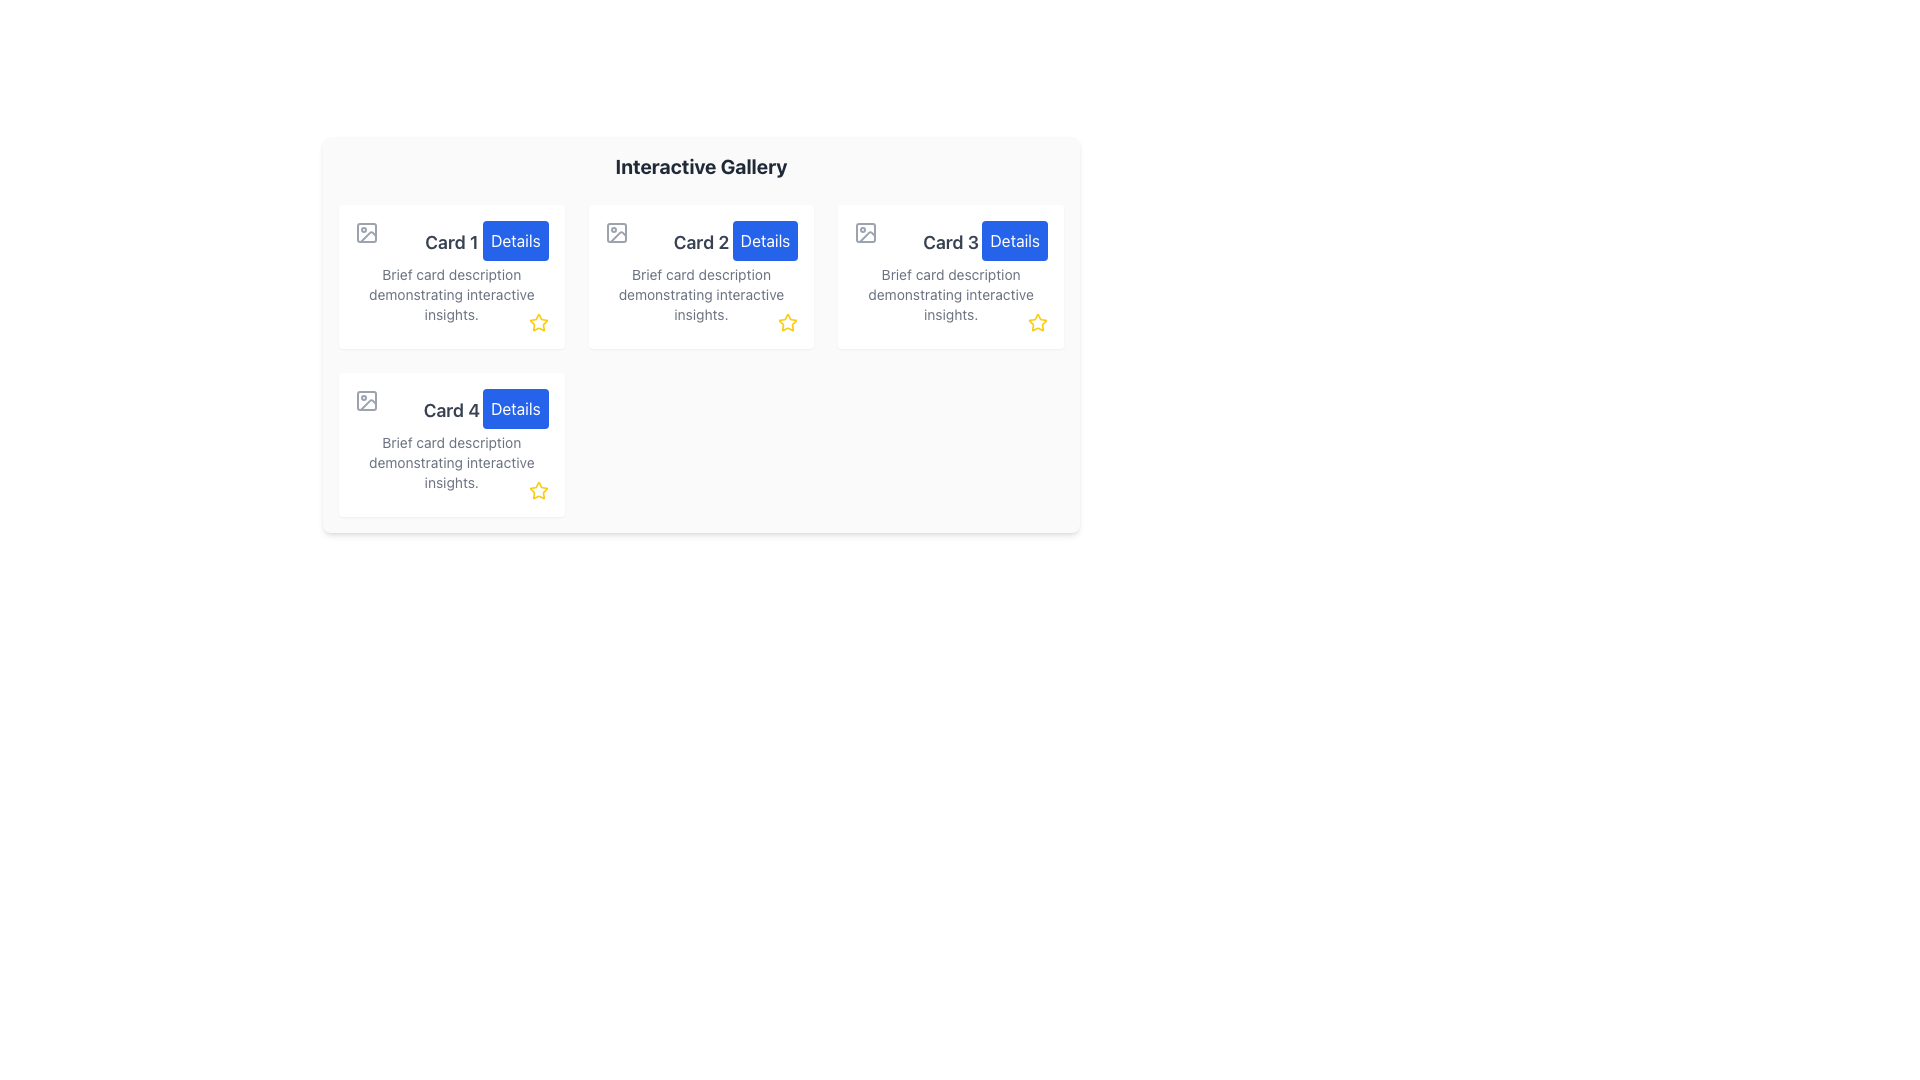 This screenshot has width=1920, height=1080. I want to click on the text label that reads 'Brief card description demonstrating interactive insights.' located below the 'Card 3' title in the 'Interactive Gallery.', so click(950, 294).